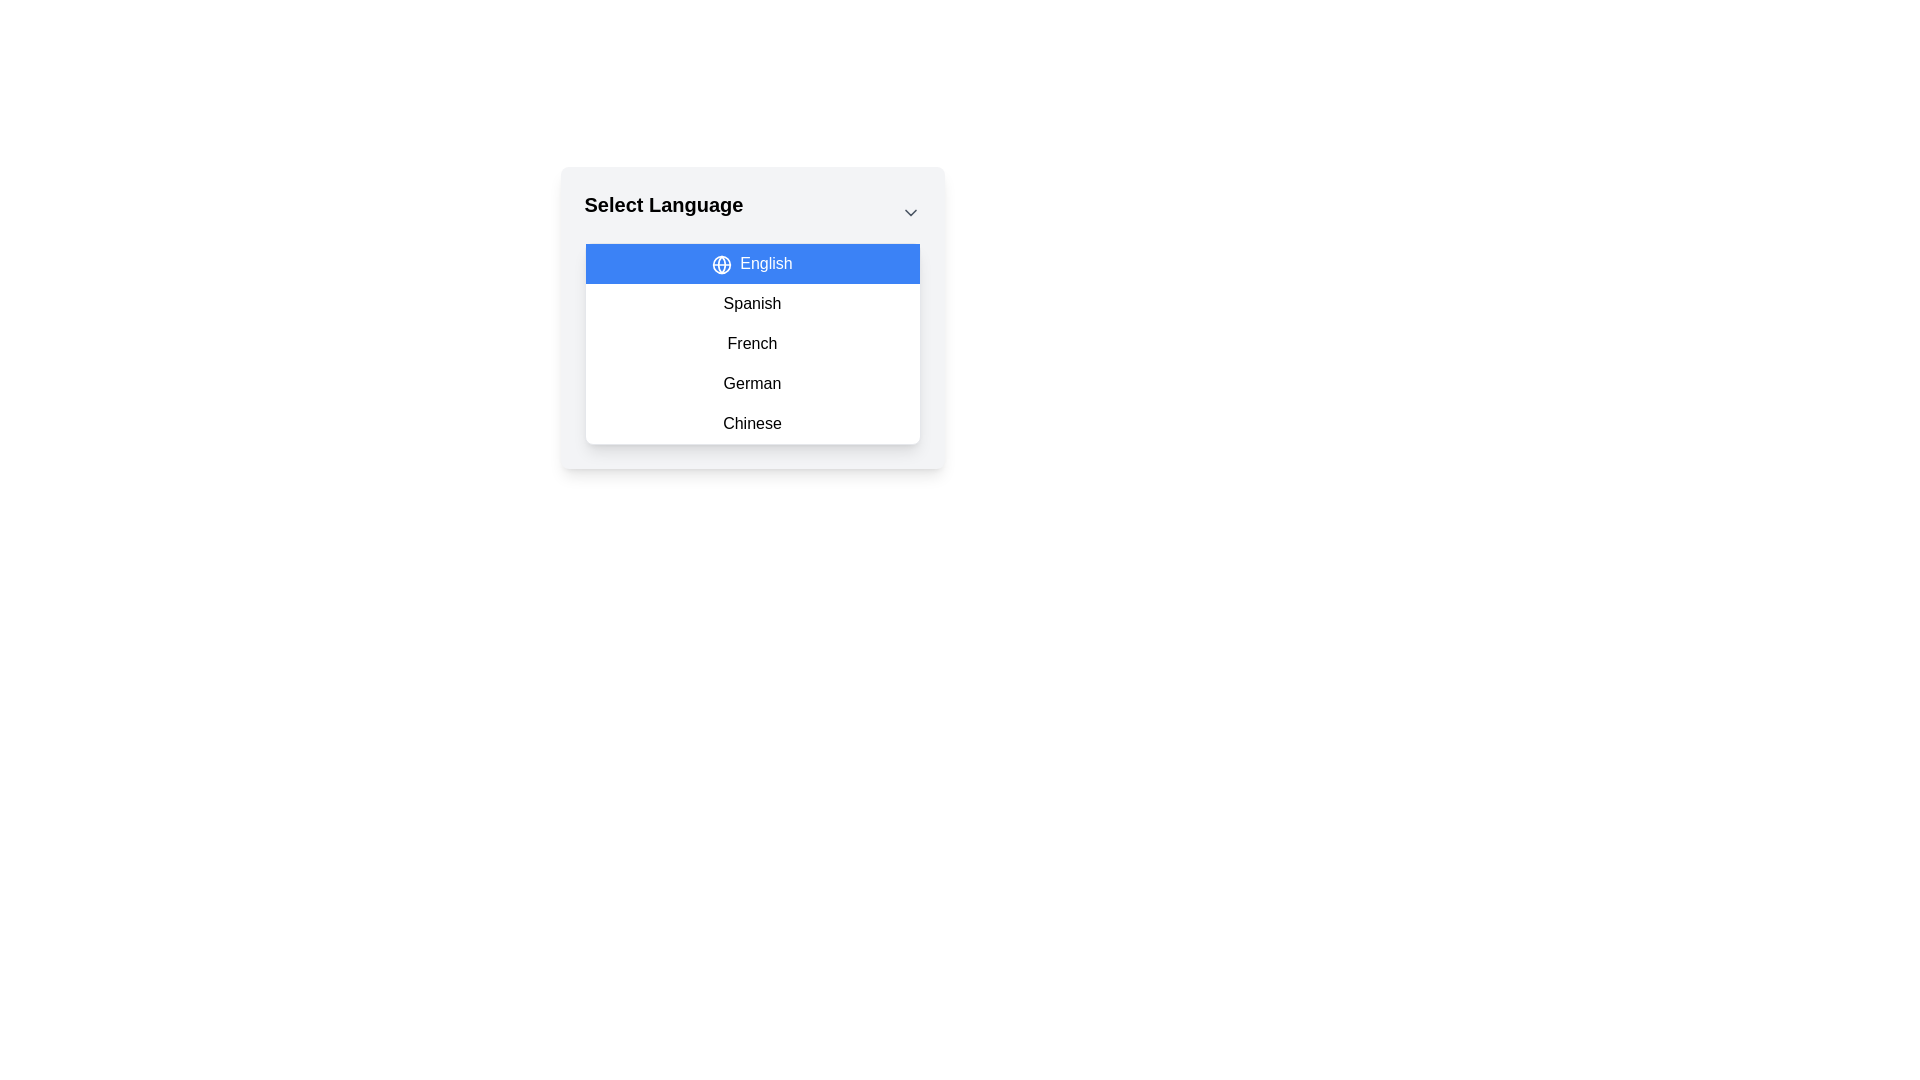 The image size is (1920, 1080). What do you see at coordinates (721, 263) in the screenshot?
I see `the circular outline of the globe icon in the SVG graphic representing the 'Language' option, located to the left of the text 'English' in the drop-down menu` at bounding box center [721, 263].